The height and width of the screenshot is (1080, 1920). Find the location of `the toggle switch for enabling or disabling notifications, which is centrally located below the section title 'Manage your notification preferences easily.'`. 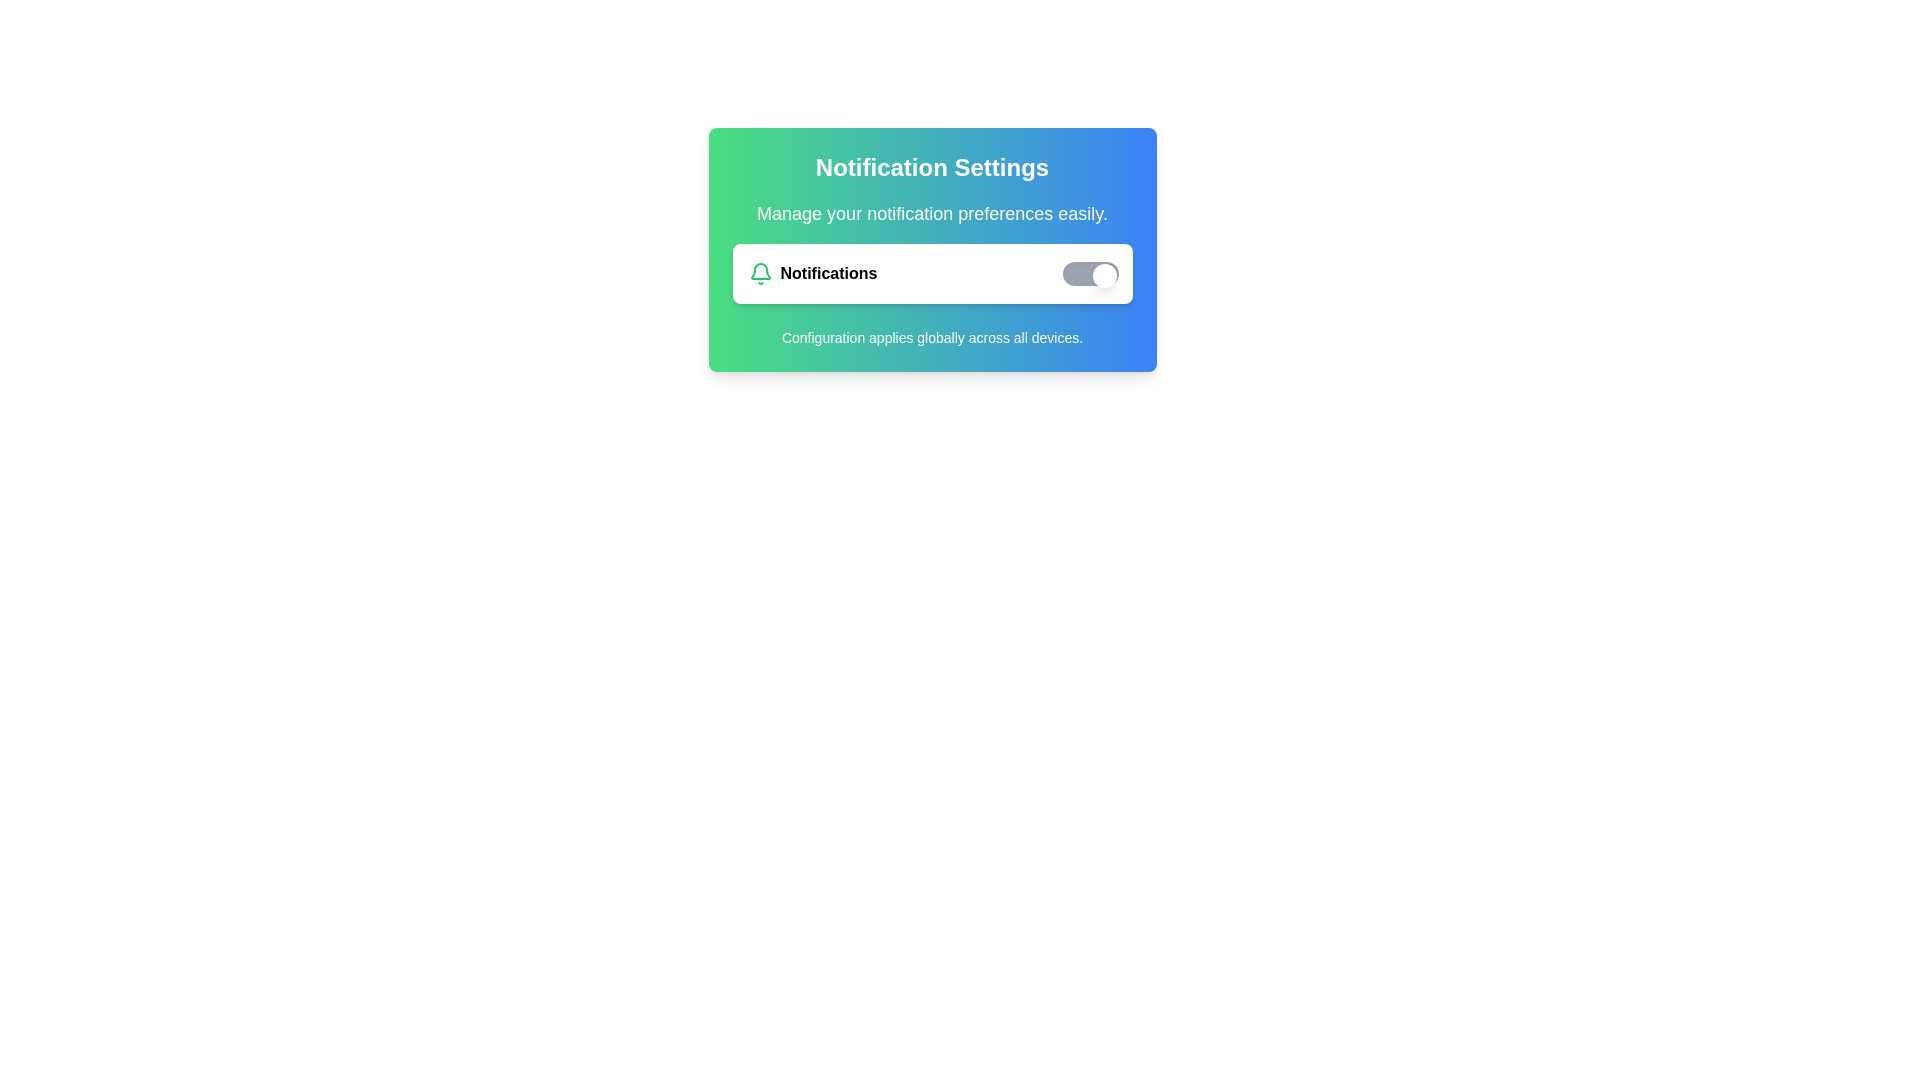

the toggle switch for enabling or disabling notifications, which is centrally located below the section title 'Manage your notification preferences easily.' is located at coordinates (931, 273).